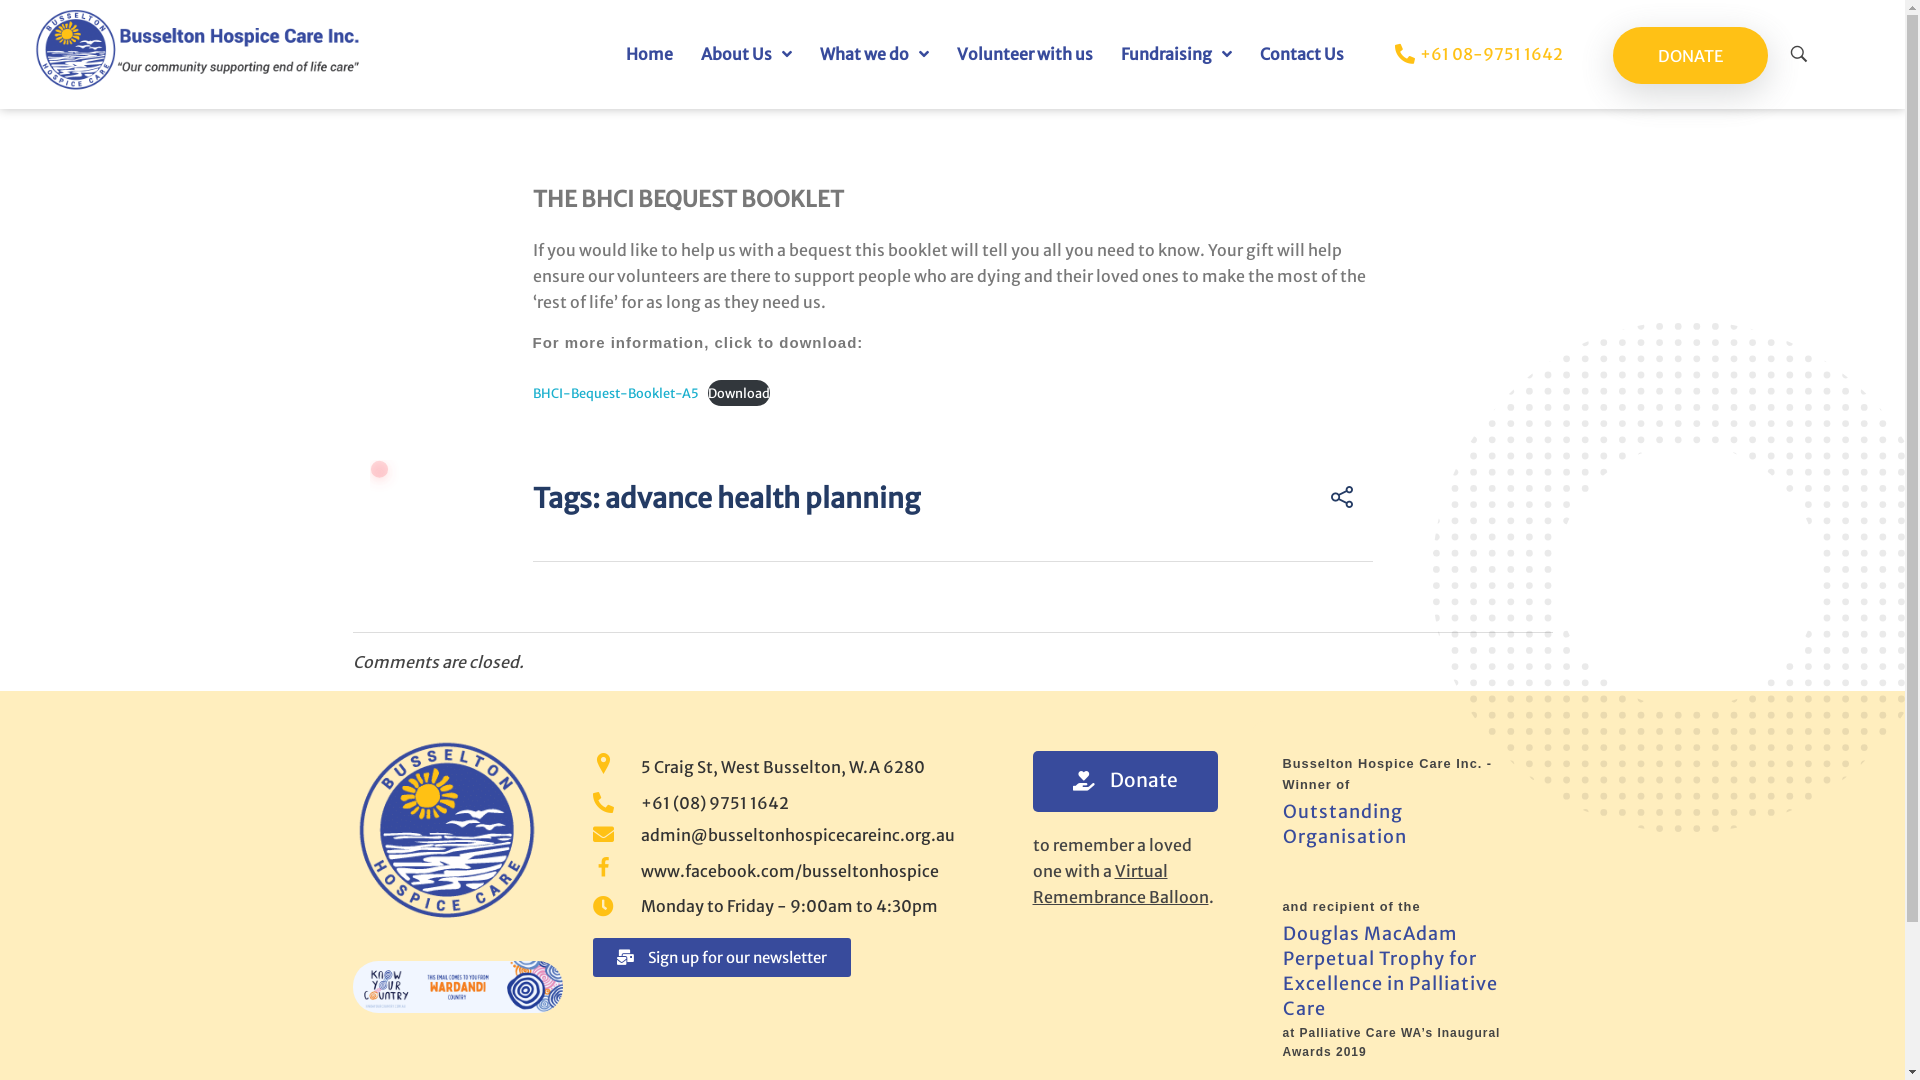 The height and width of the screenshot is (1080, 1920). I want to click on 'Contact Us', so click(1301, 53).